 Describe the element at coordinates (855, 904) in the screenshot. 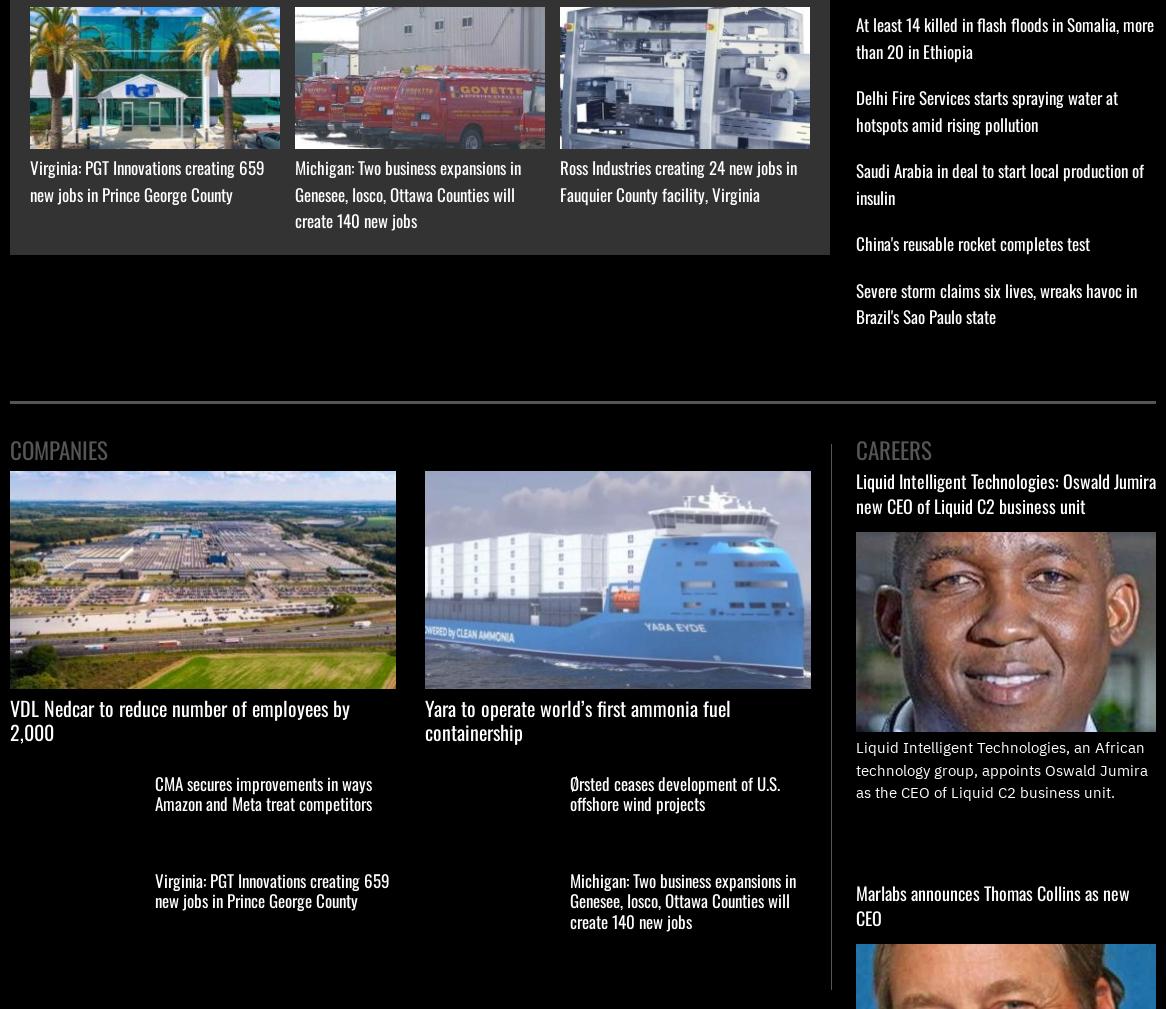

I see `'Marlabs announces Thomas Collins as new CEO'` at that location.